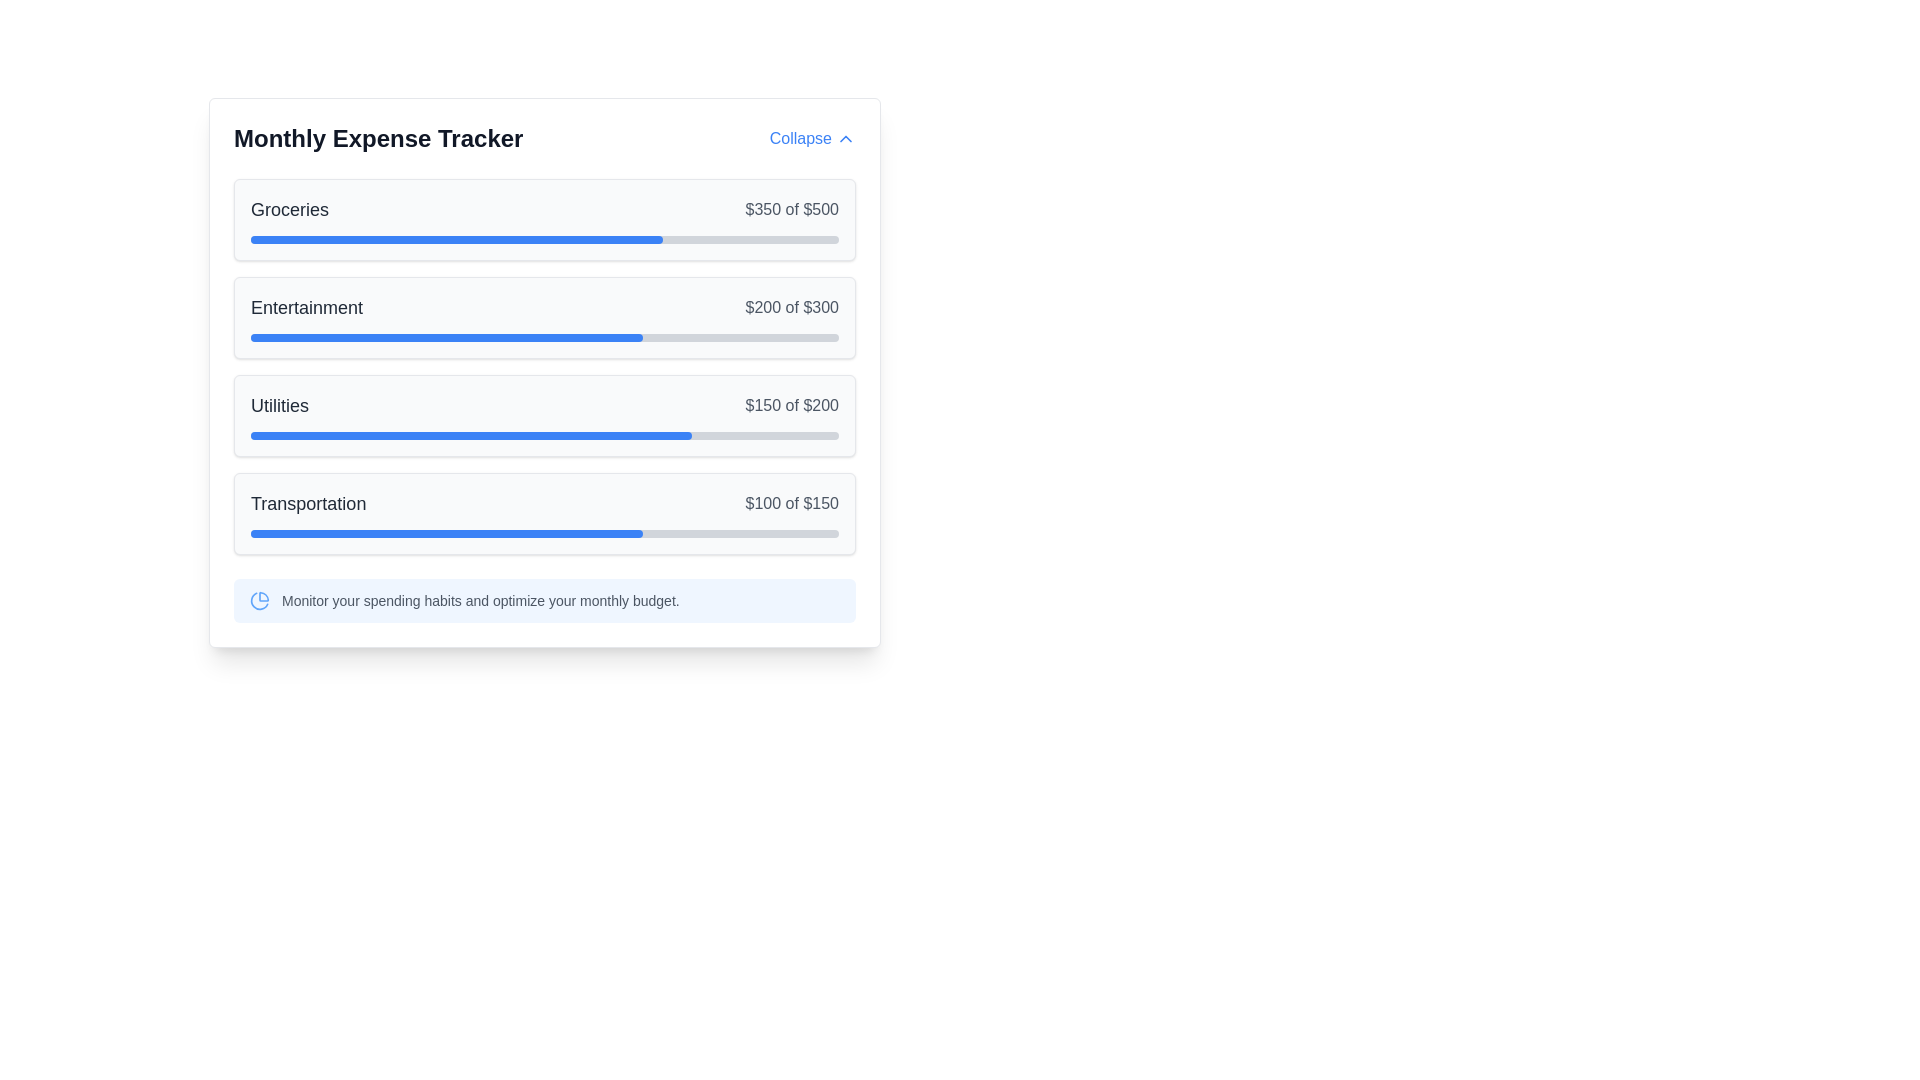 This screenshot has height=1080, width=1920. Describe the element at coordinates (455, 238) in the screenshot. I see `the filled portion of the progress indicator bar styled in blue under the 'Groceries' category, which represents 70% completion in the 'Monthly Expense Tracker' section` at that location.